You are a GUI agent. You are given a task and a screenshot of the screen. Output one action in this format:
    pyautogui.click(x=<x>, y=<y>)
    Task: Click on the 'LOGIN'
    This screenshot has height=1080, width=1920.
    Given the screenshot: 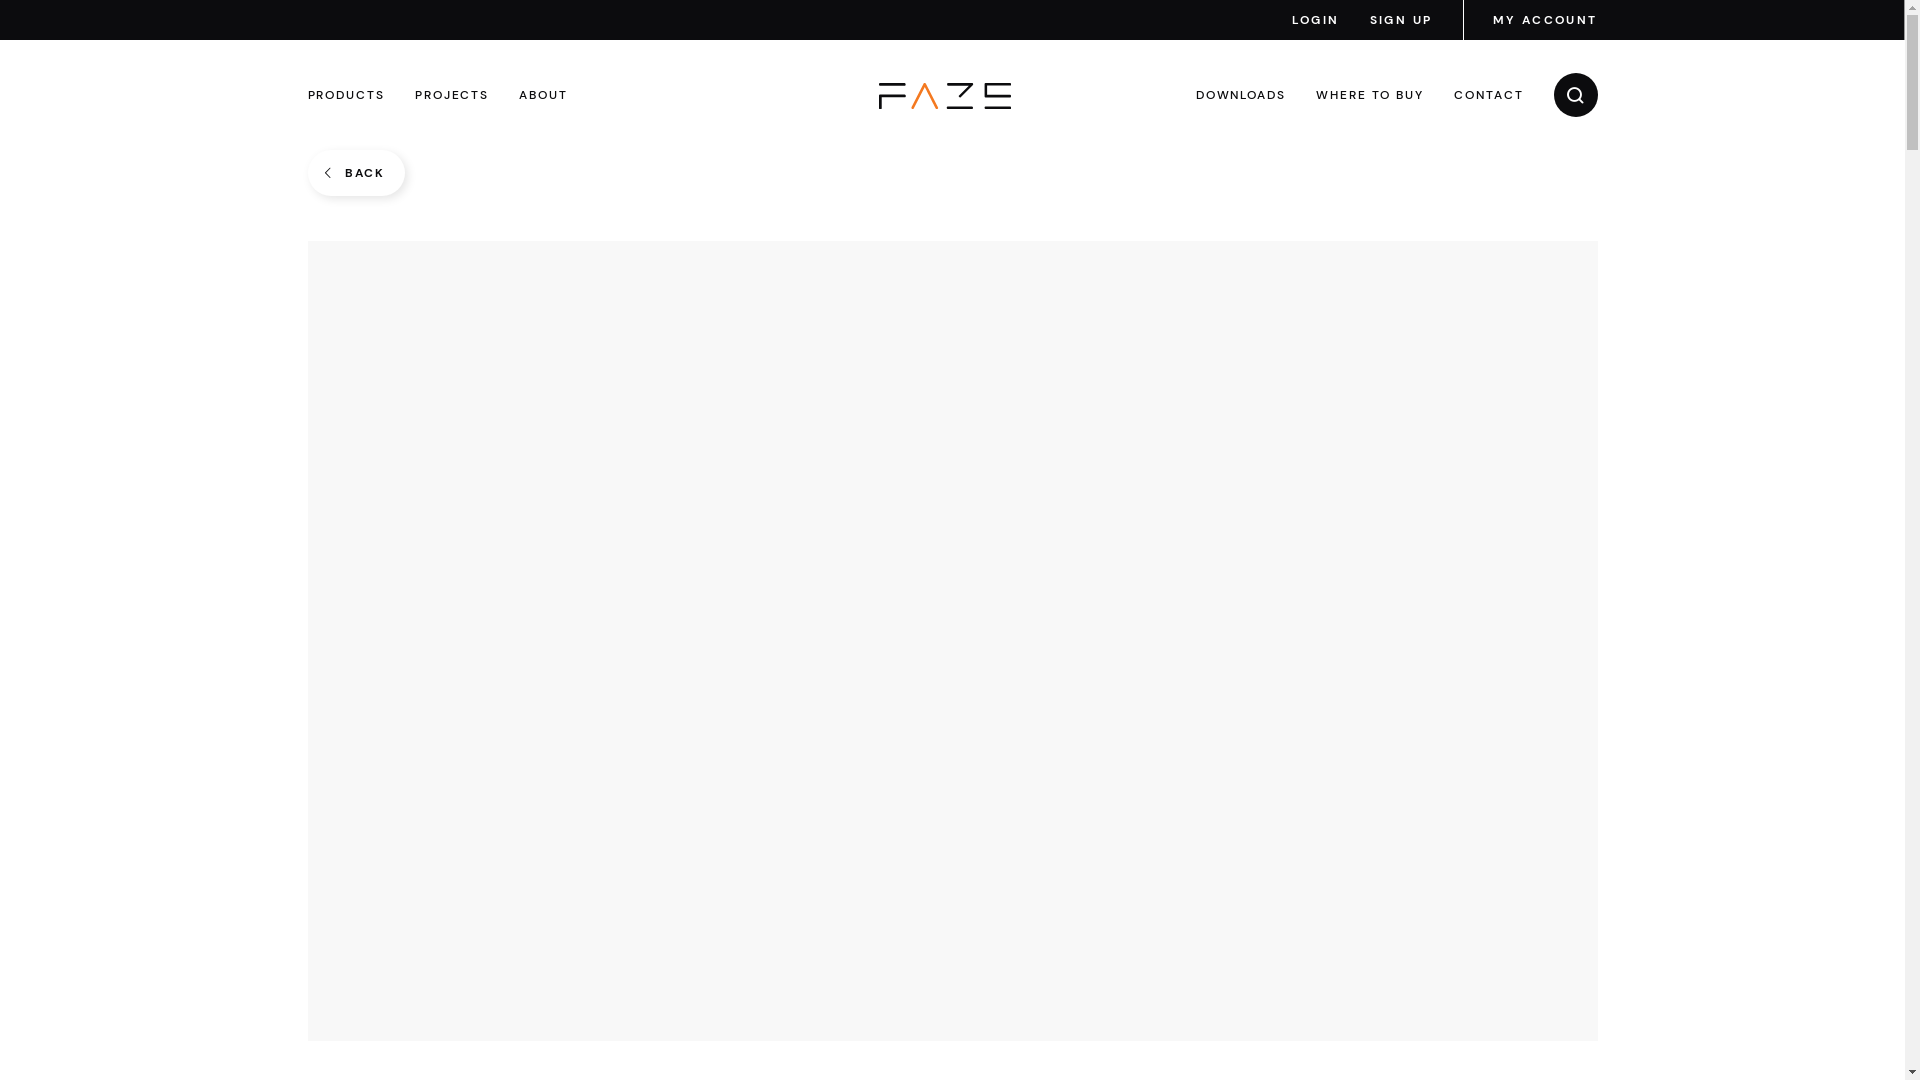 What is the action you would take?
    pyautogui.click(x=1315, y=19)
    